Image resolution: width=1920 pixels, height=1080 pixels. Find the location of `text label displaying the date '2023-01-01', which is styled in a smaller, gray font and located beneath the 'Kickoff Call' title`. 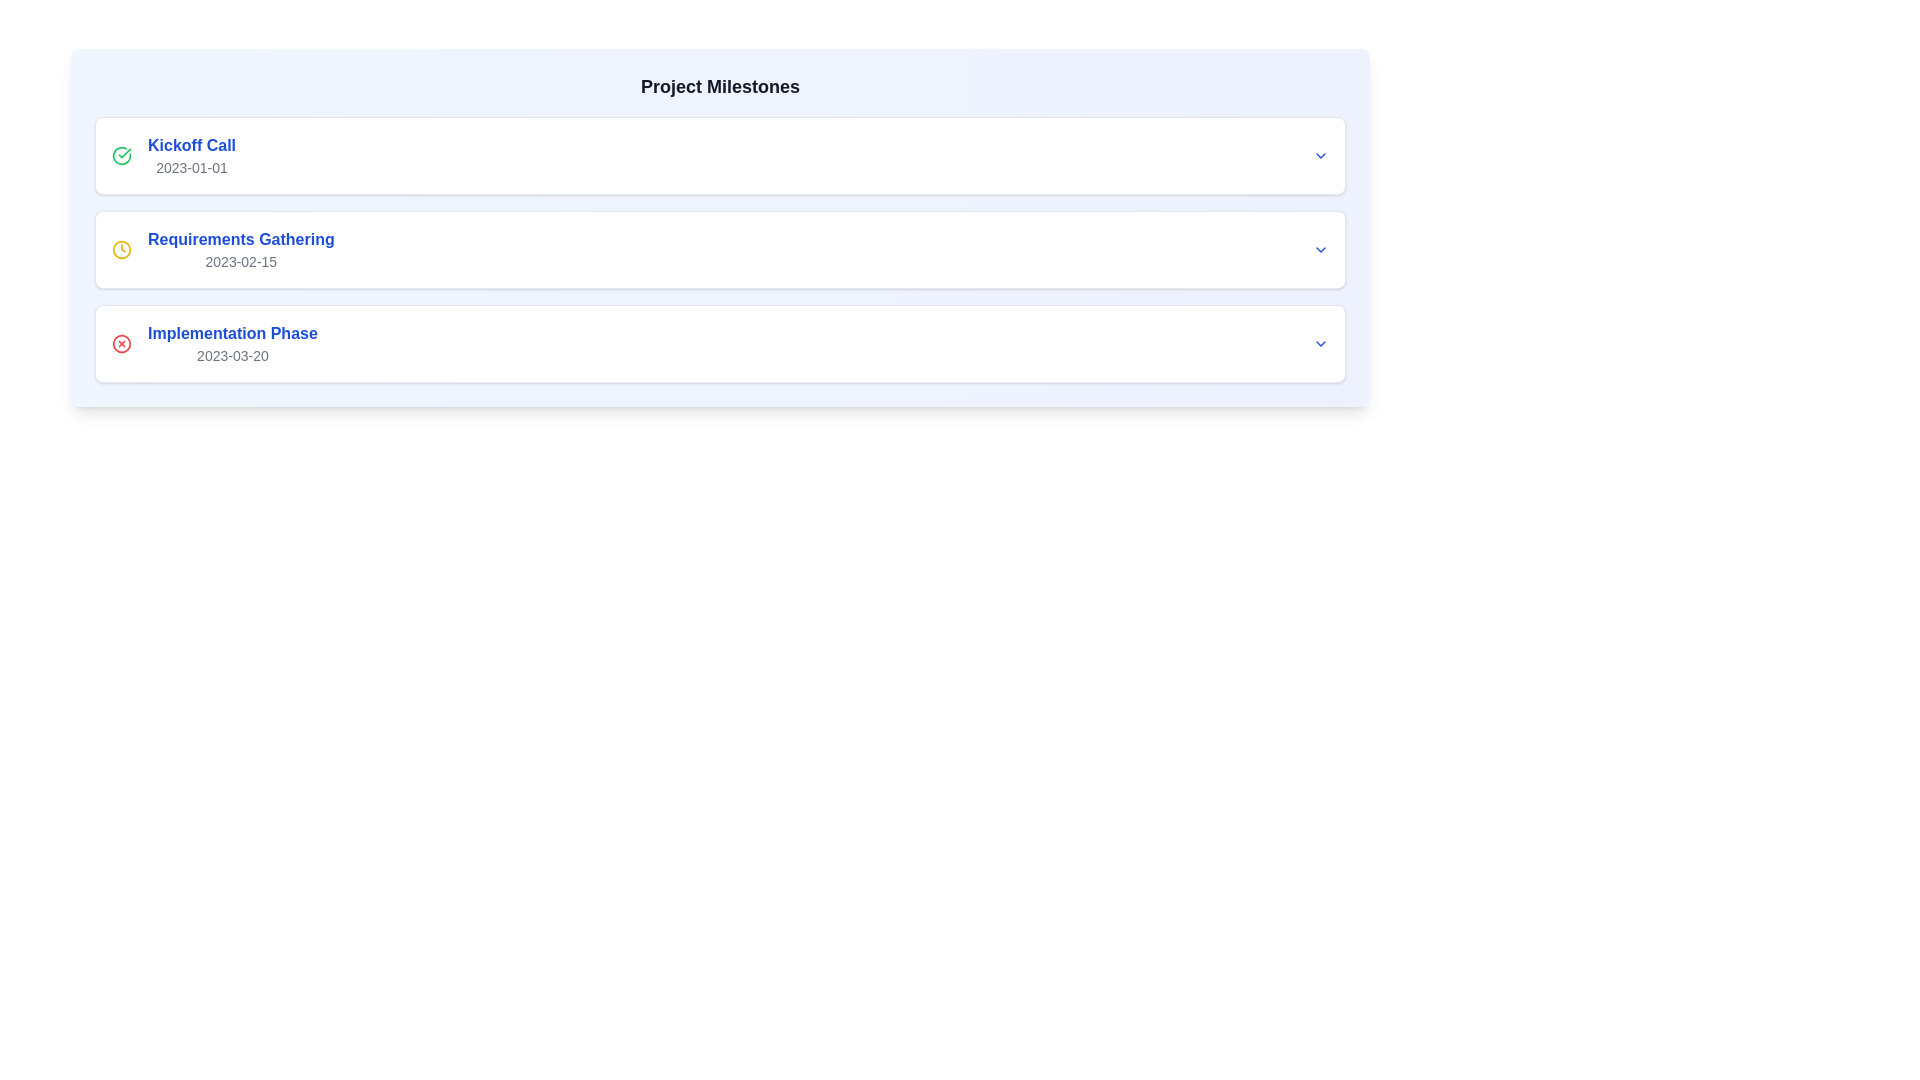

text label displaying the date '2023-01-01', which is styled in a smaller, gray font and located beneath the 'Kickoff Call' title is located at coordinates (192, 167).